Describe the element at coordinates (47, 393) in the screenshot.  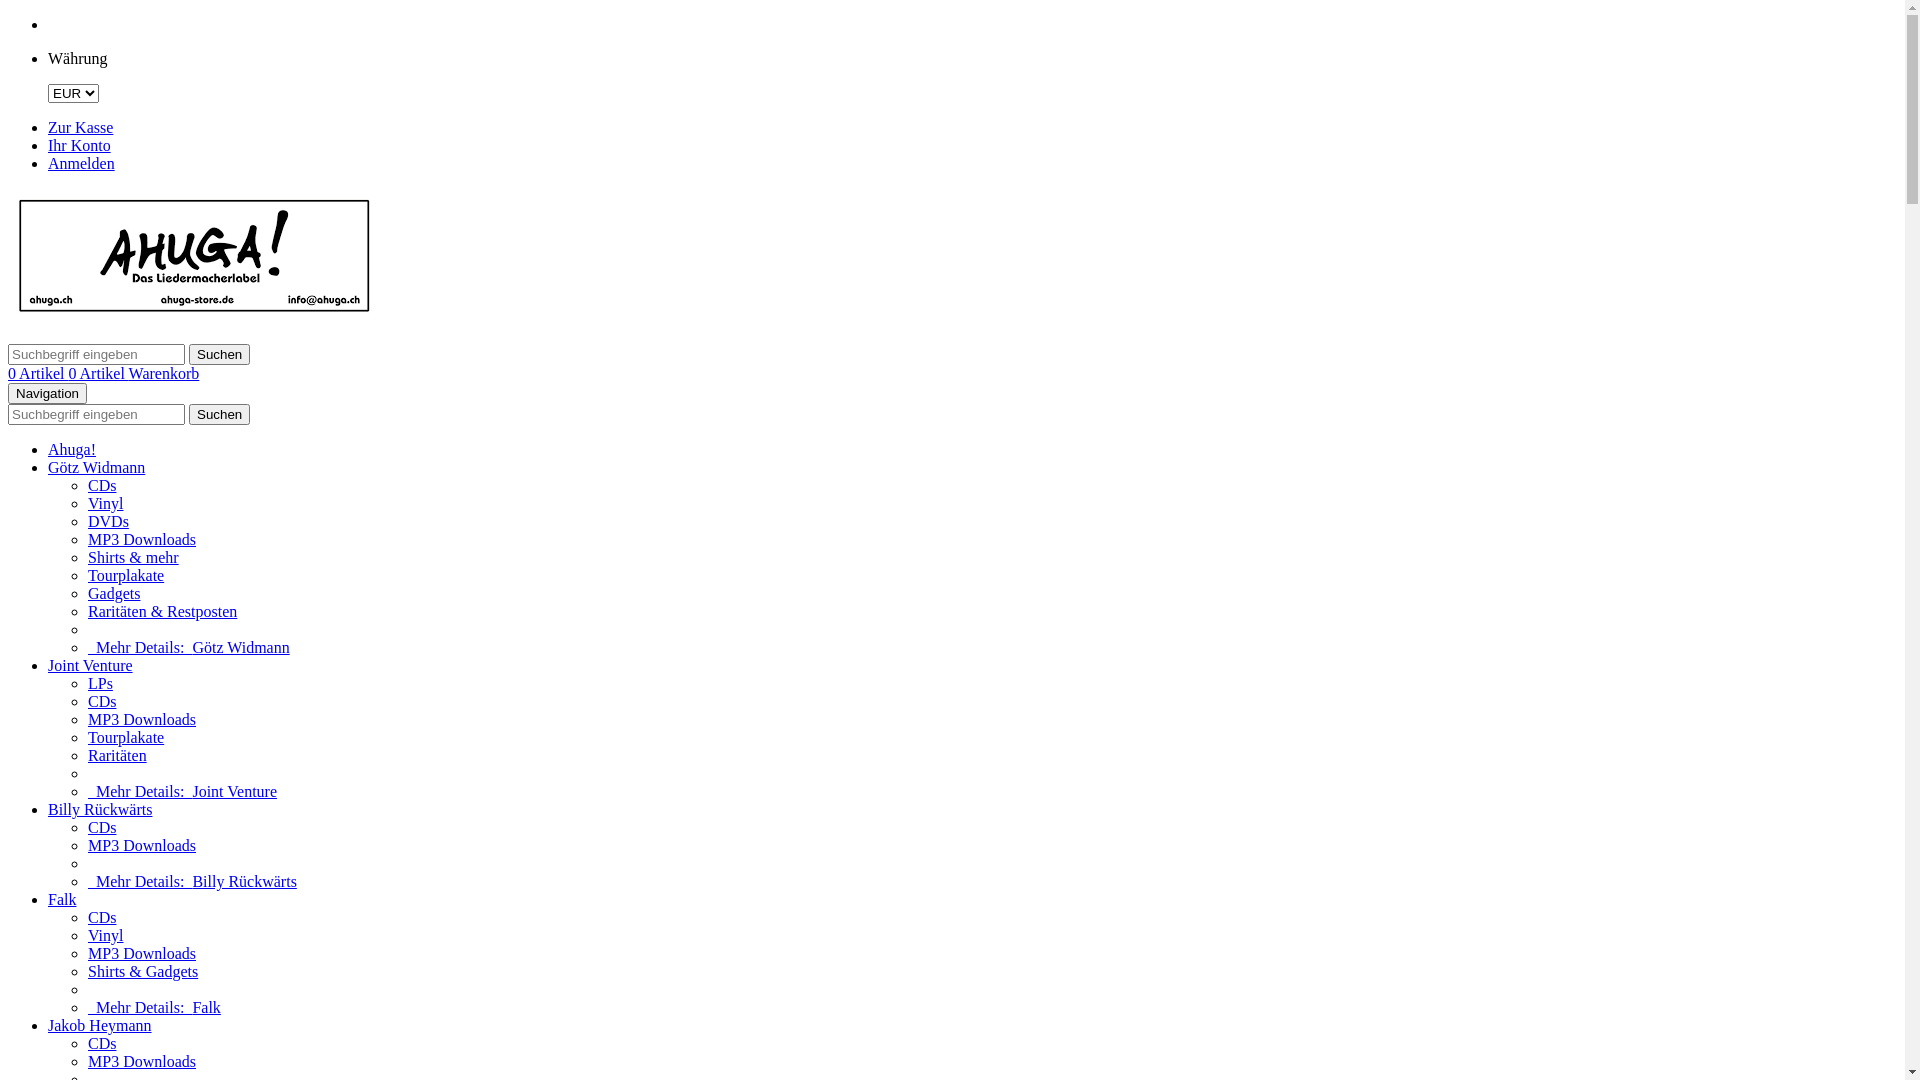
I see `'Navigation'` at that location.